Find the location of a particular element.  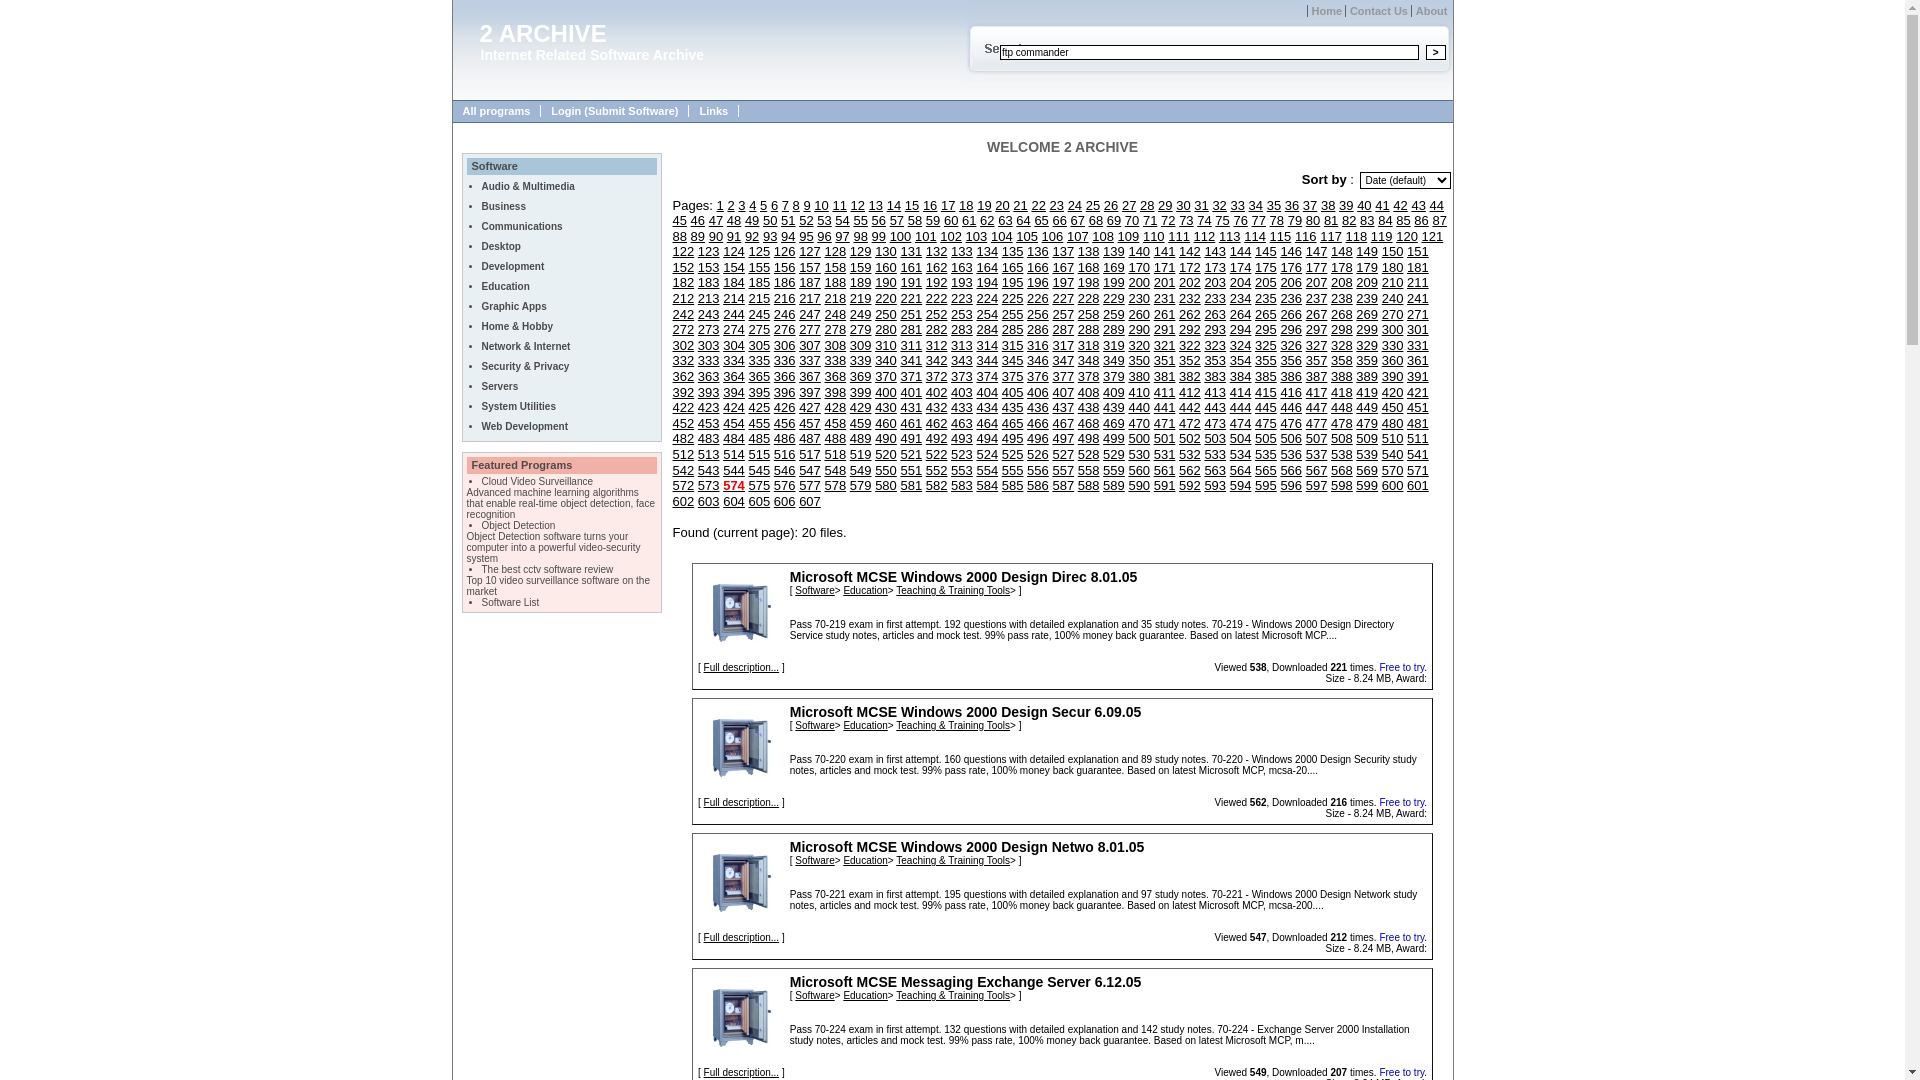

'71' is located at coordinates (1150, 220).